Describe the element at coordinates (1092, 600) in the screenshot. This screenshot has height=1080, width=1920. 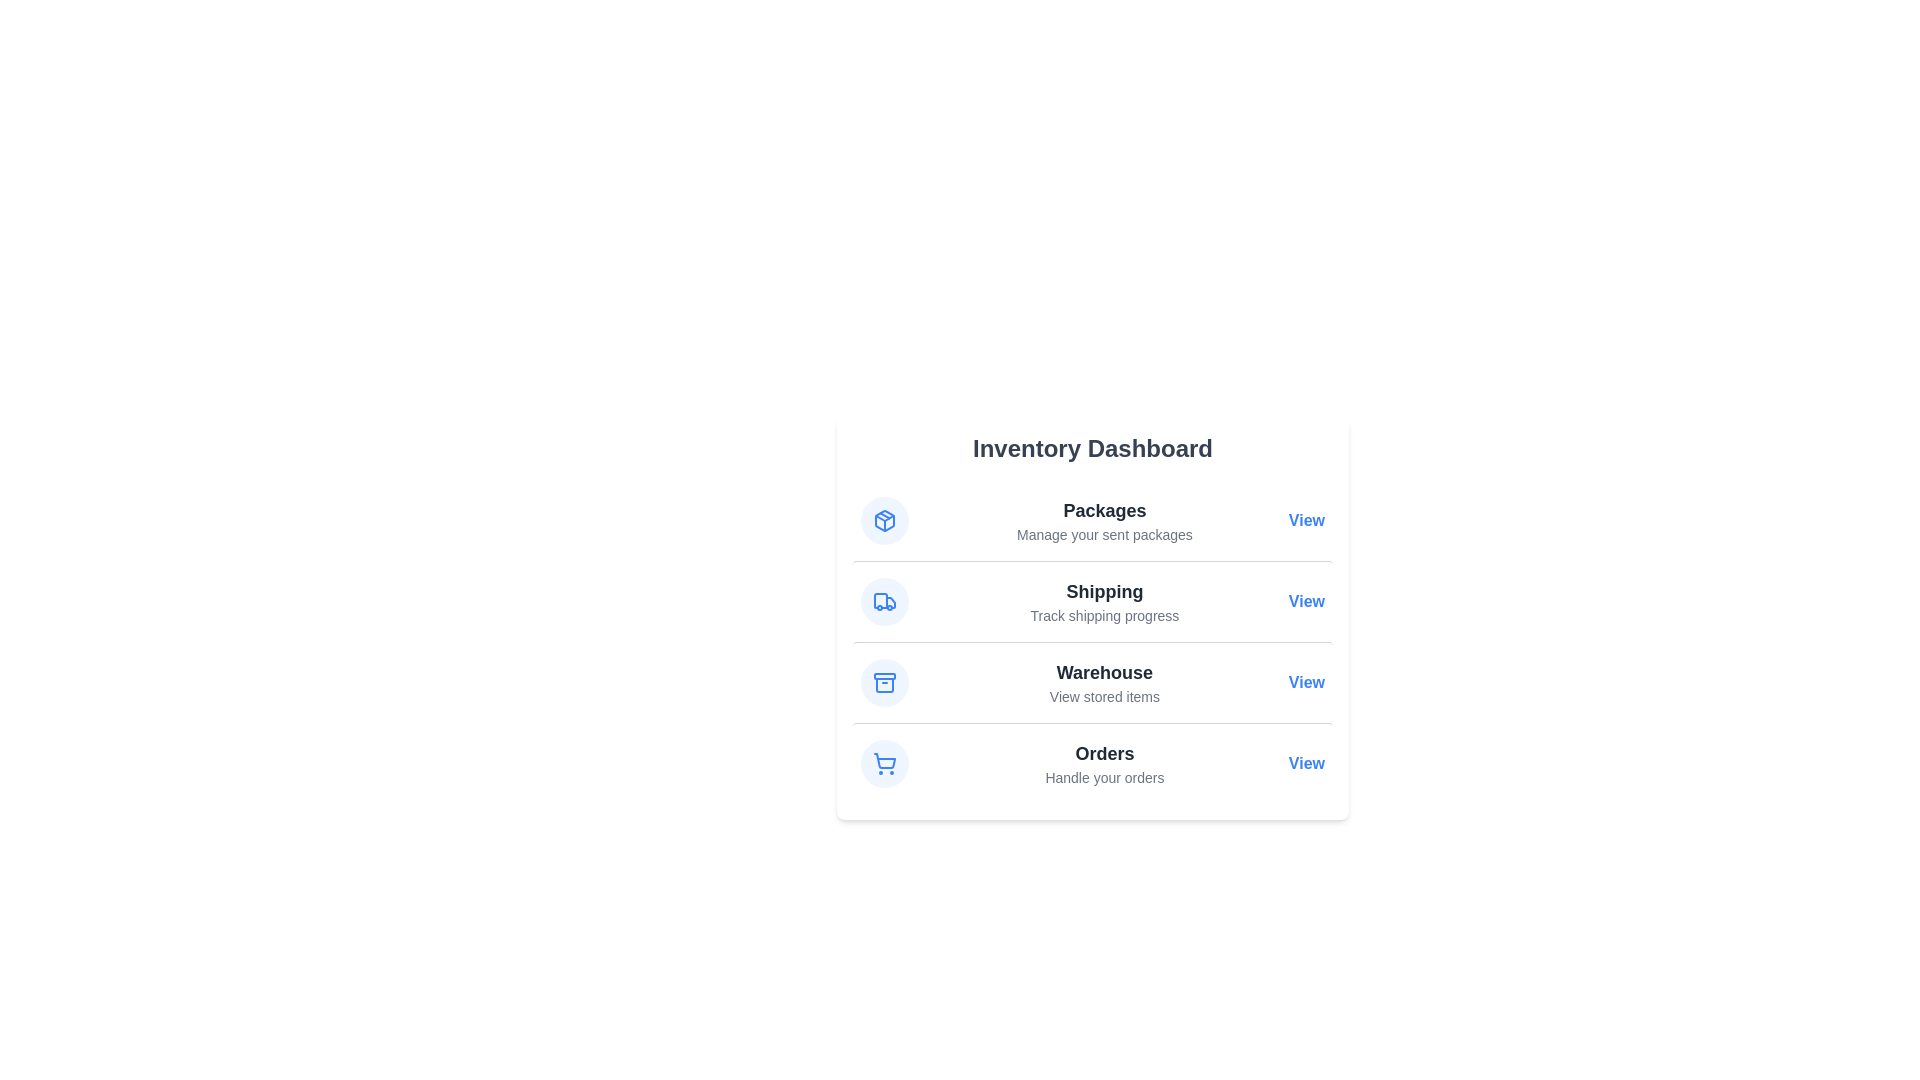
I see `the list item corresponding to Shipping` at that location.